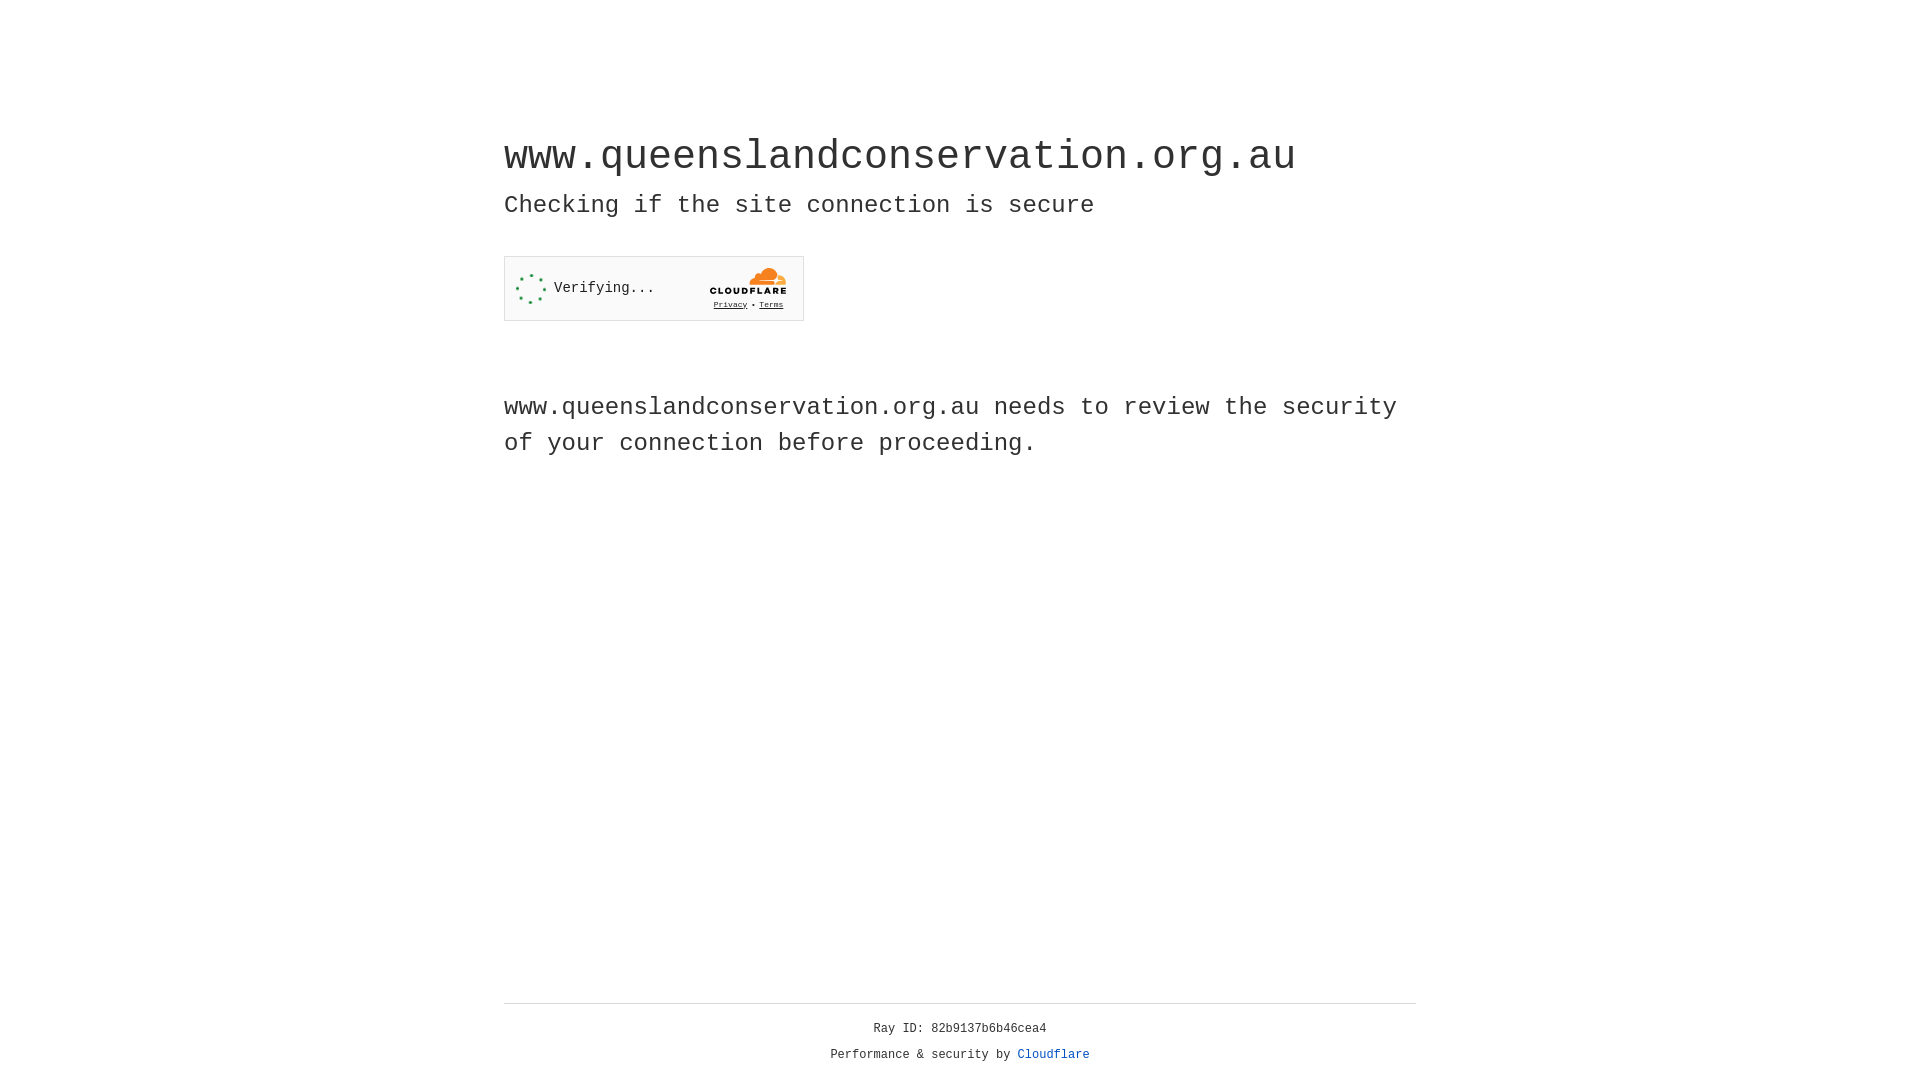 This screenshot has width=1920, height=1080. Describe the element at coordinates (1053, 1054) in the screenshot. I see `'Cloudflare'` at that location.